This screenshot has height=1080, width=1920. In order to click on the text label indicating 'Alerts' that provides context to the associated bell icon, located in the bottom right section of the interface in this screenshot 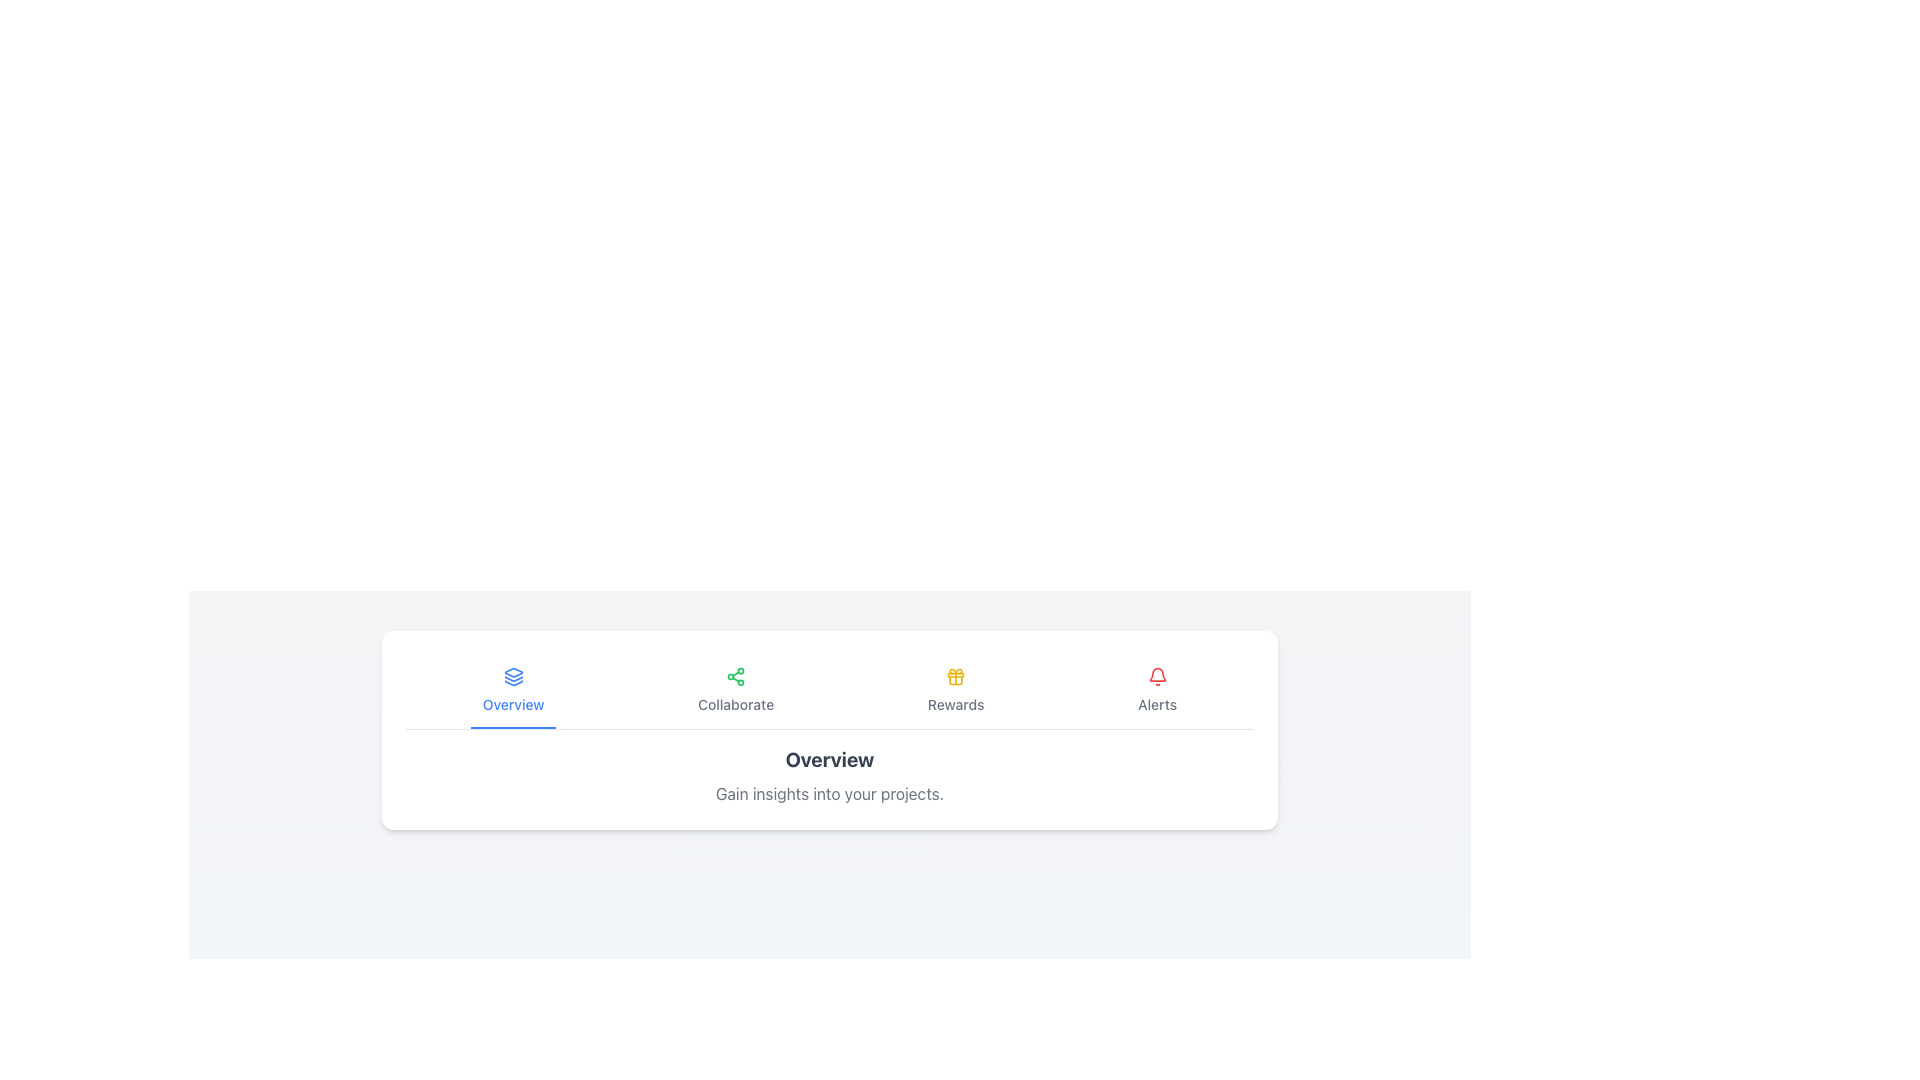, I will do `click(1157, 704)`.